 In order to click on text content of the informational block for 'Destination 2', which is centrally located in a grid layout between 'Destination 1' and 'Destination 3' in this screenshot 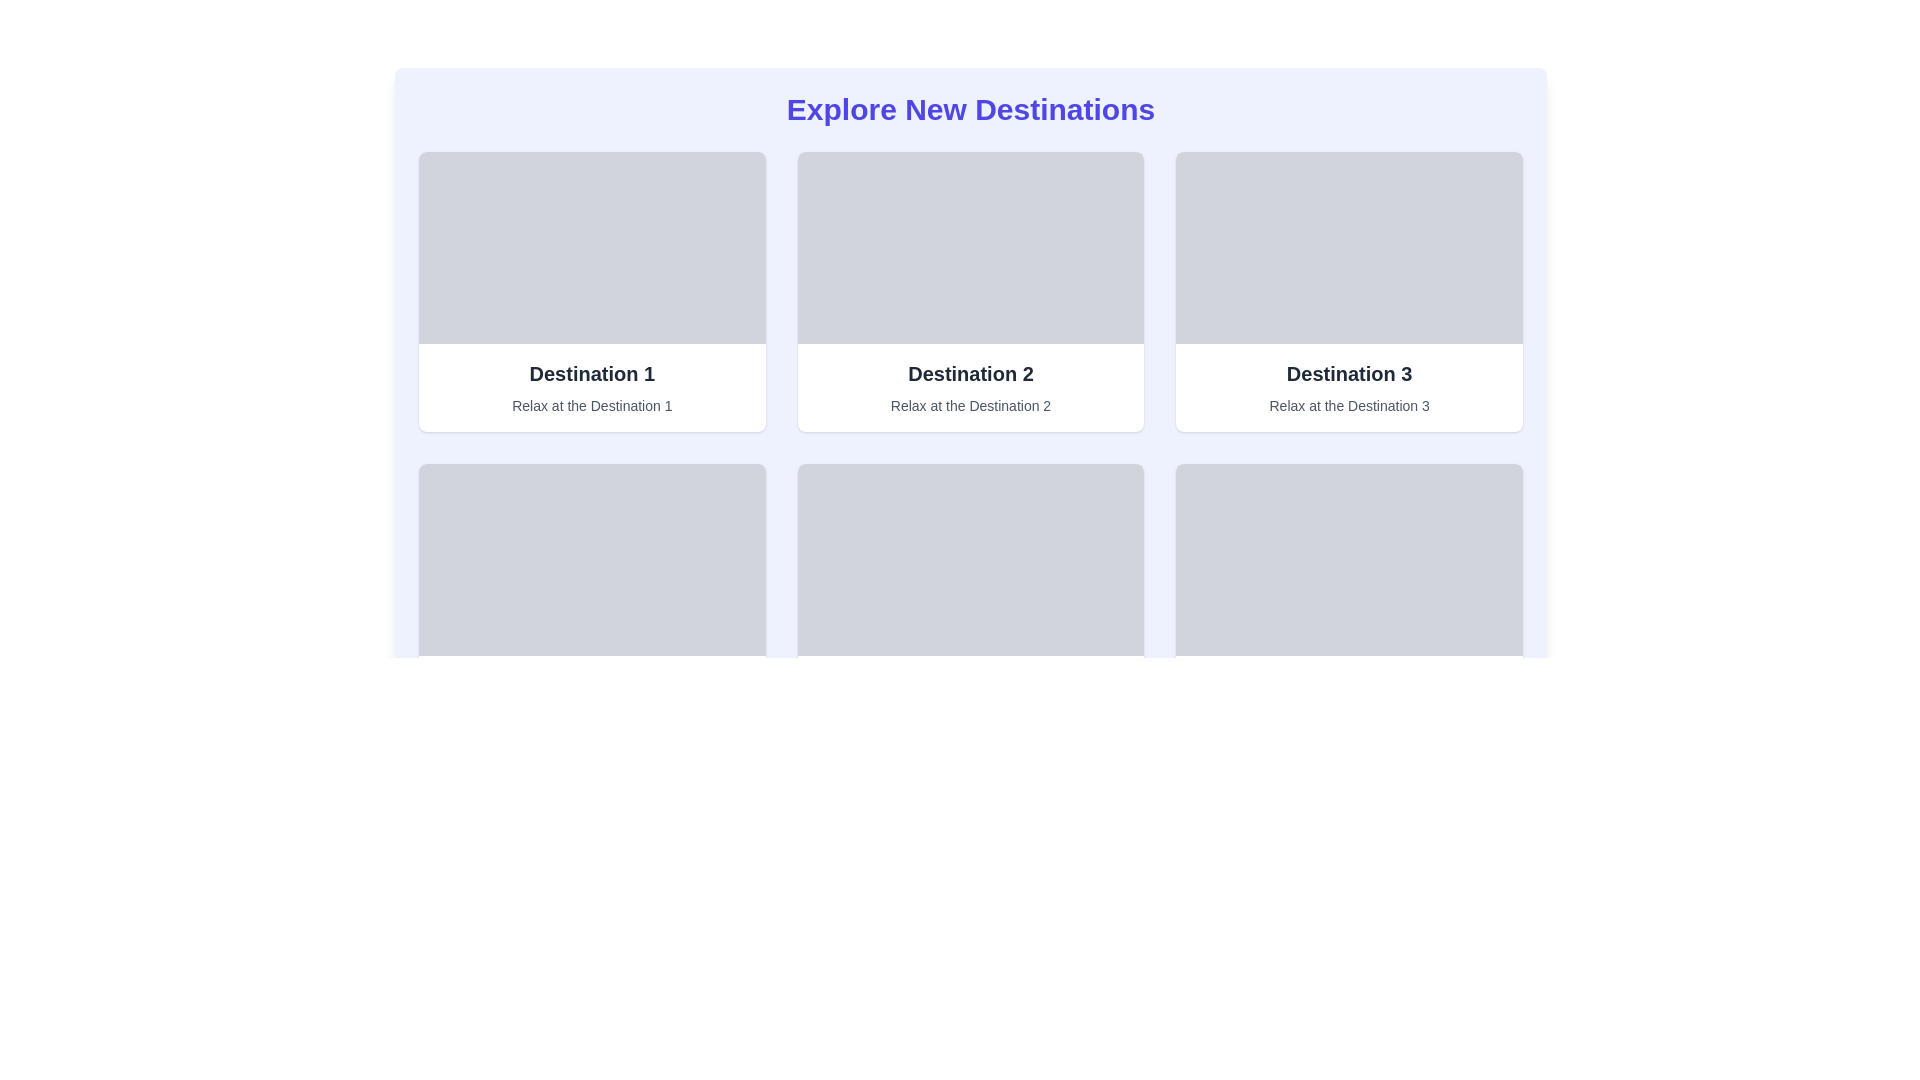, I will do `click(970, 388)`.